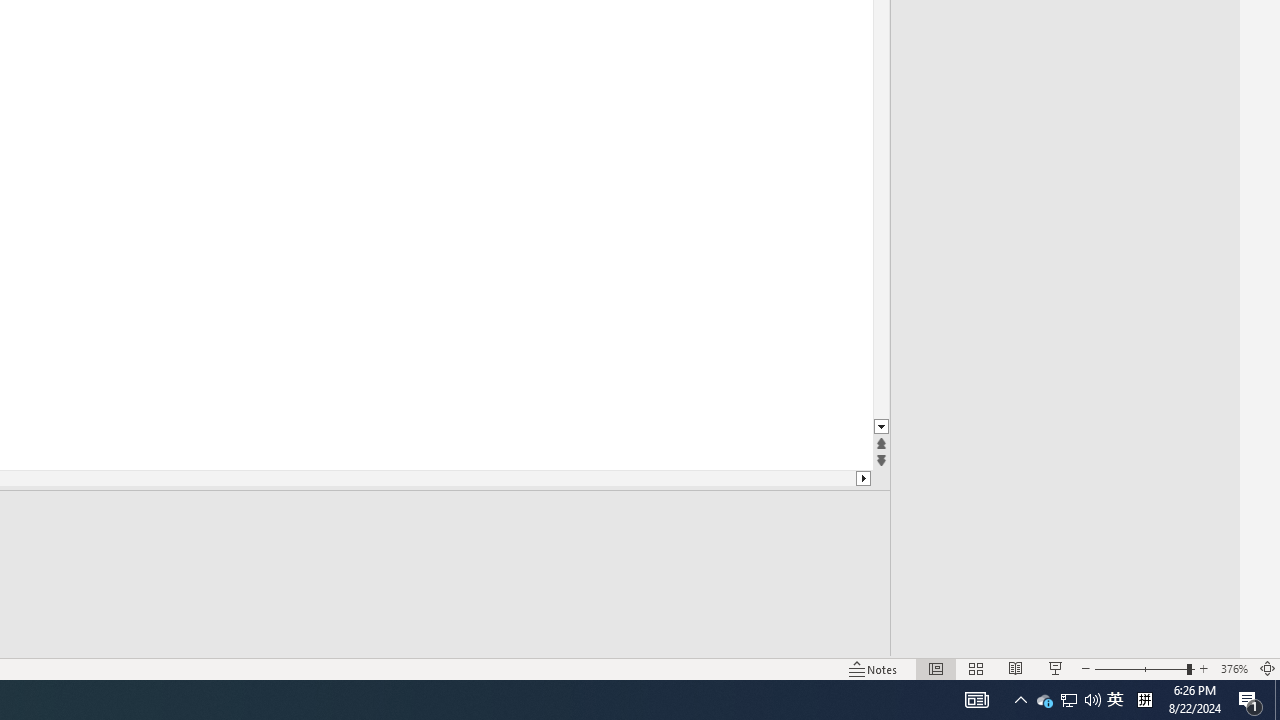 This screenshot has height=720, width=1280. What do you see at coordinates (1233, 669) in the screenshot?
I see `'Zoom 376%'` at bounding box center [1233, 669].